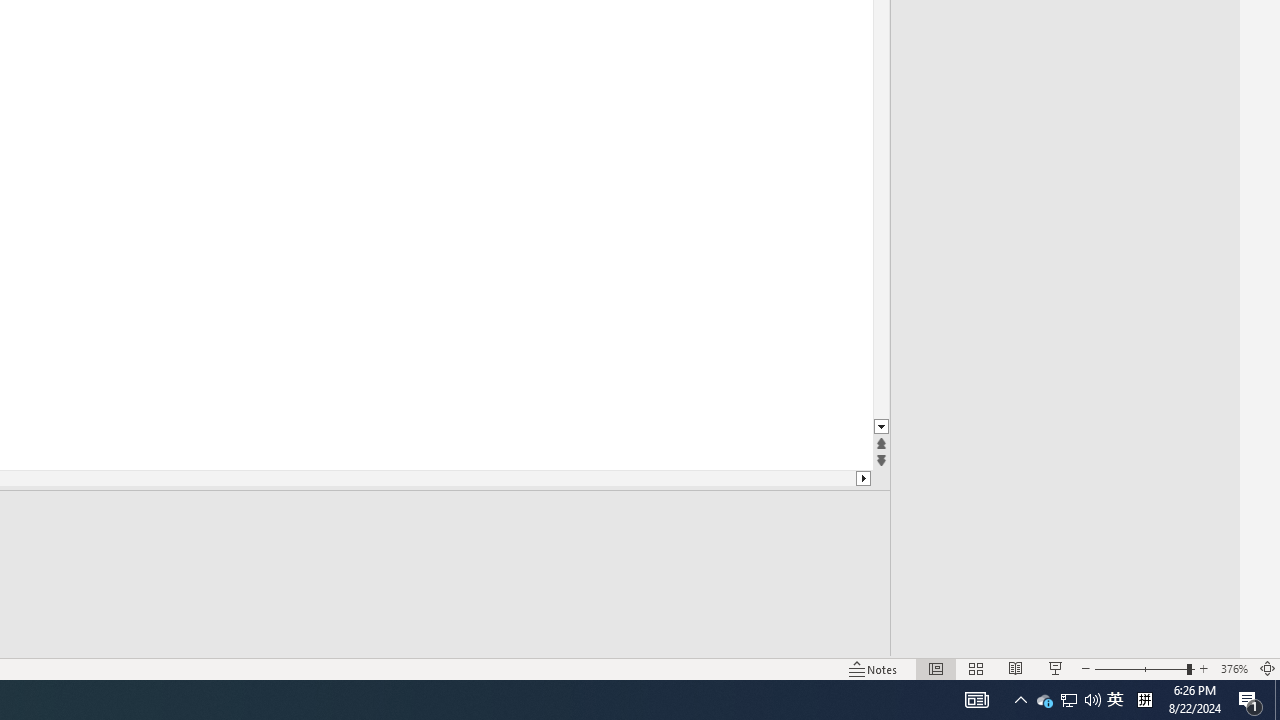 This screenshot has height=720, width=1280. What do you see at coordinates (1233, 669) in the screenshot?
I see `'Zoom 376%'` at bounding box center [1233, 669].